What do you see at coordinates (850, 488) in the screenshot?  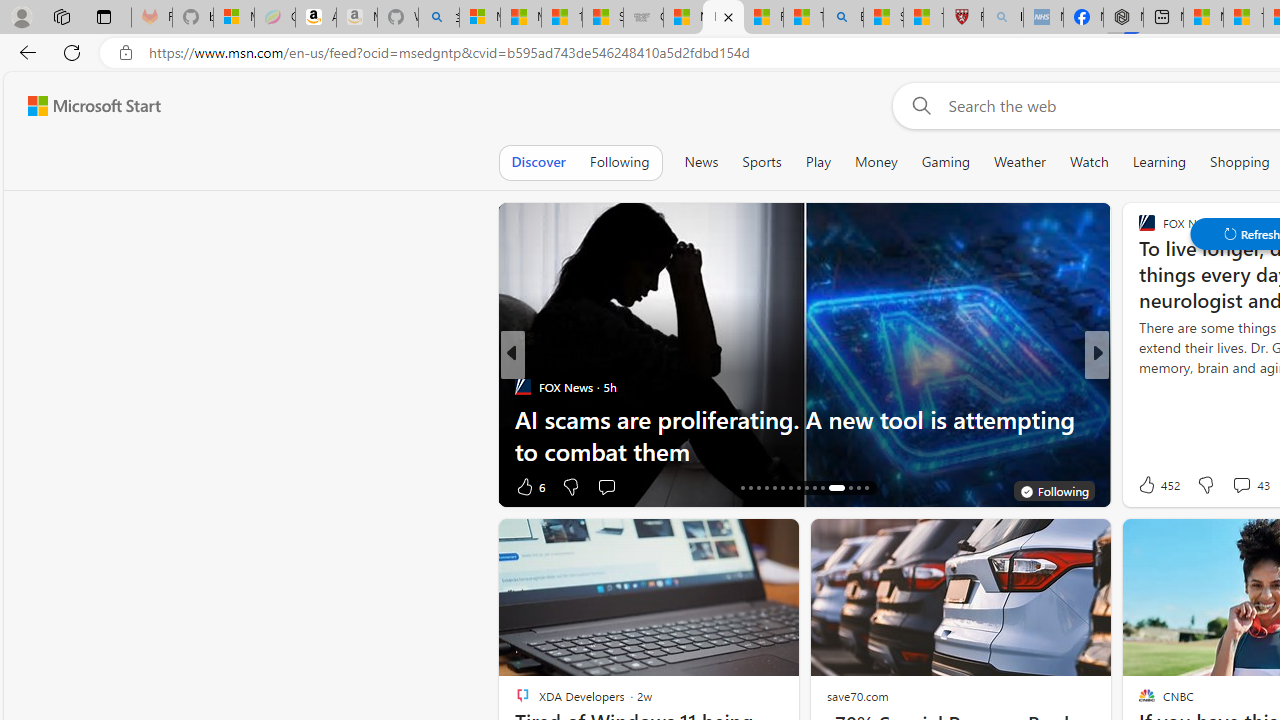 I see `'AutomationID: tab-28'` at bounding box center [850, 488].